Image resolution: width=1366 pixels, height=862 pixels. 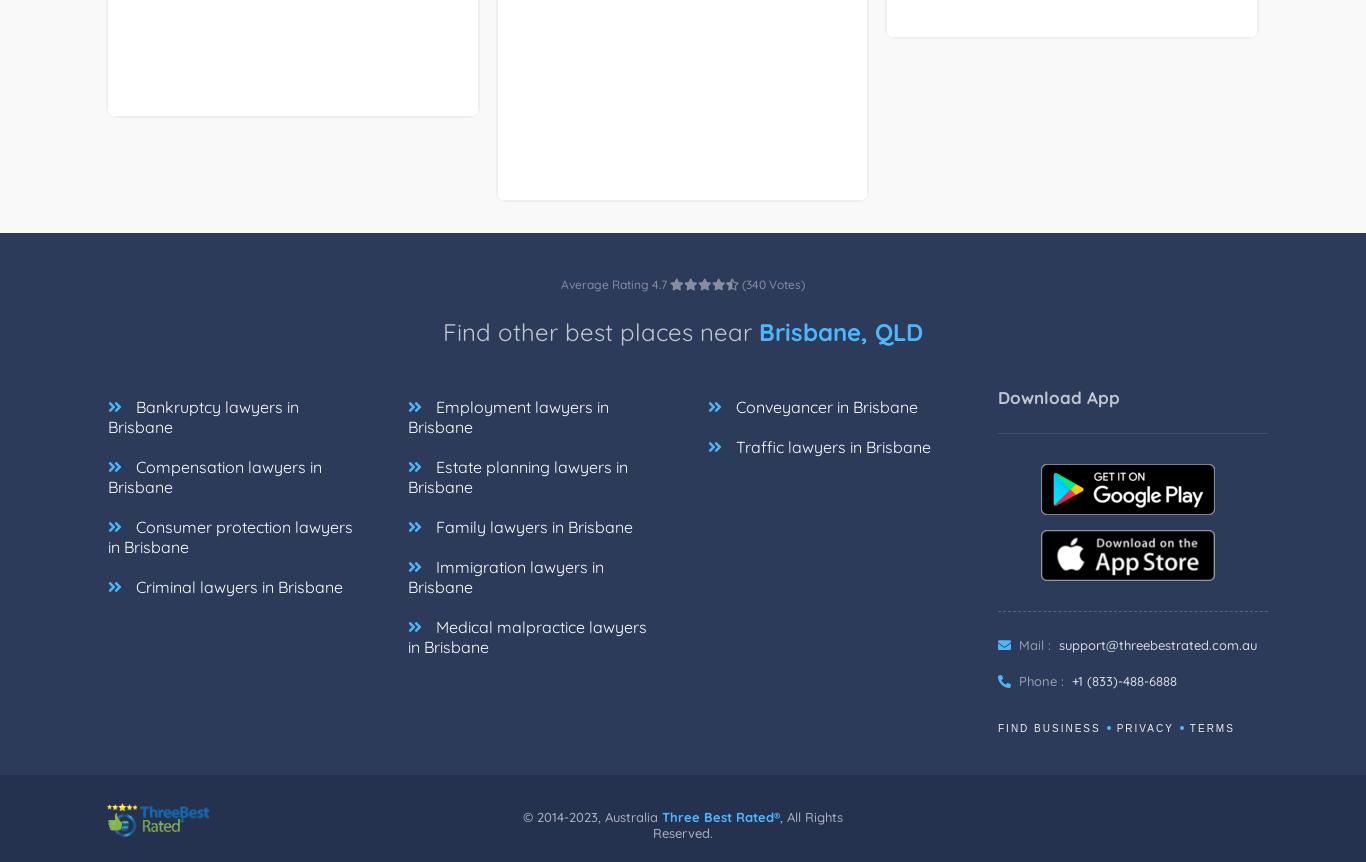 I want to click on 'Mail :', so click(x=1031, y=666).